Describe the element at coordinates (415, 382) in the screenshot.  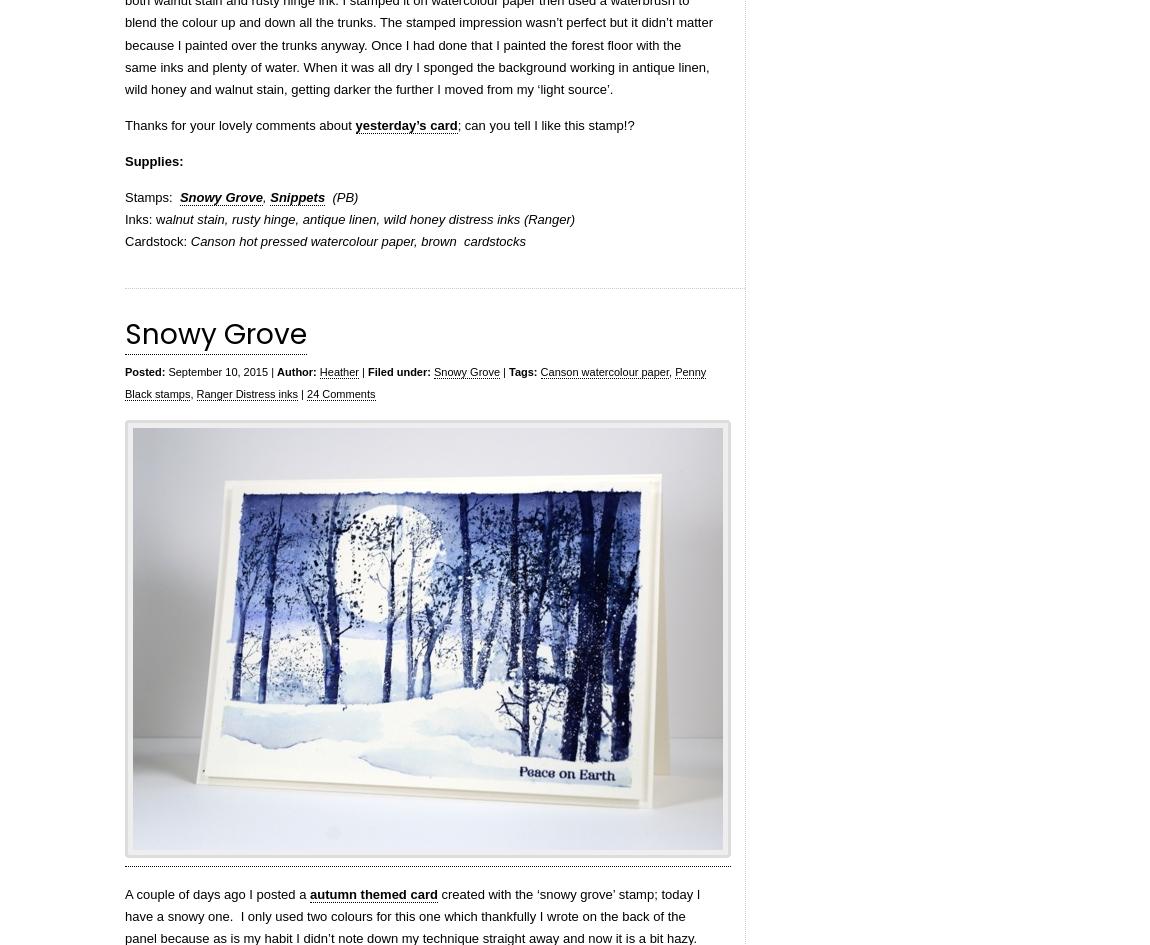
I see `'Penny Black stamps'` at that location.